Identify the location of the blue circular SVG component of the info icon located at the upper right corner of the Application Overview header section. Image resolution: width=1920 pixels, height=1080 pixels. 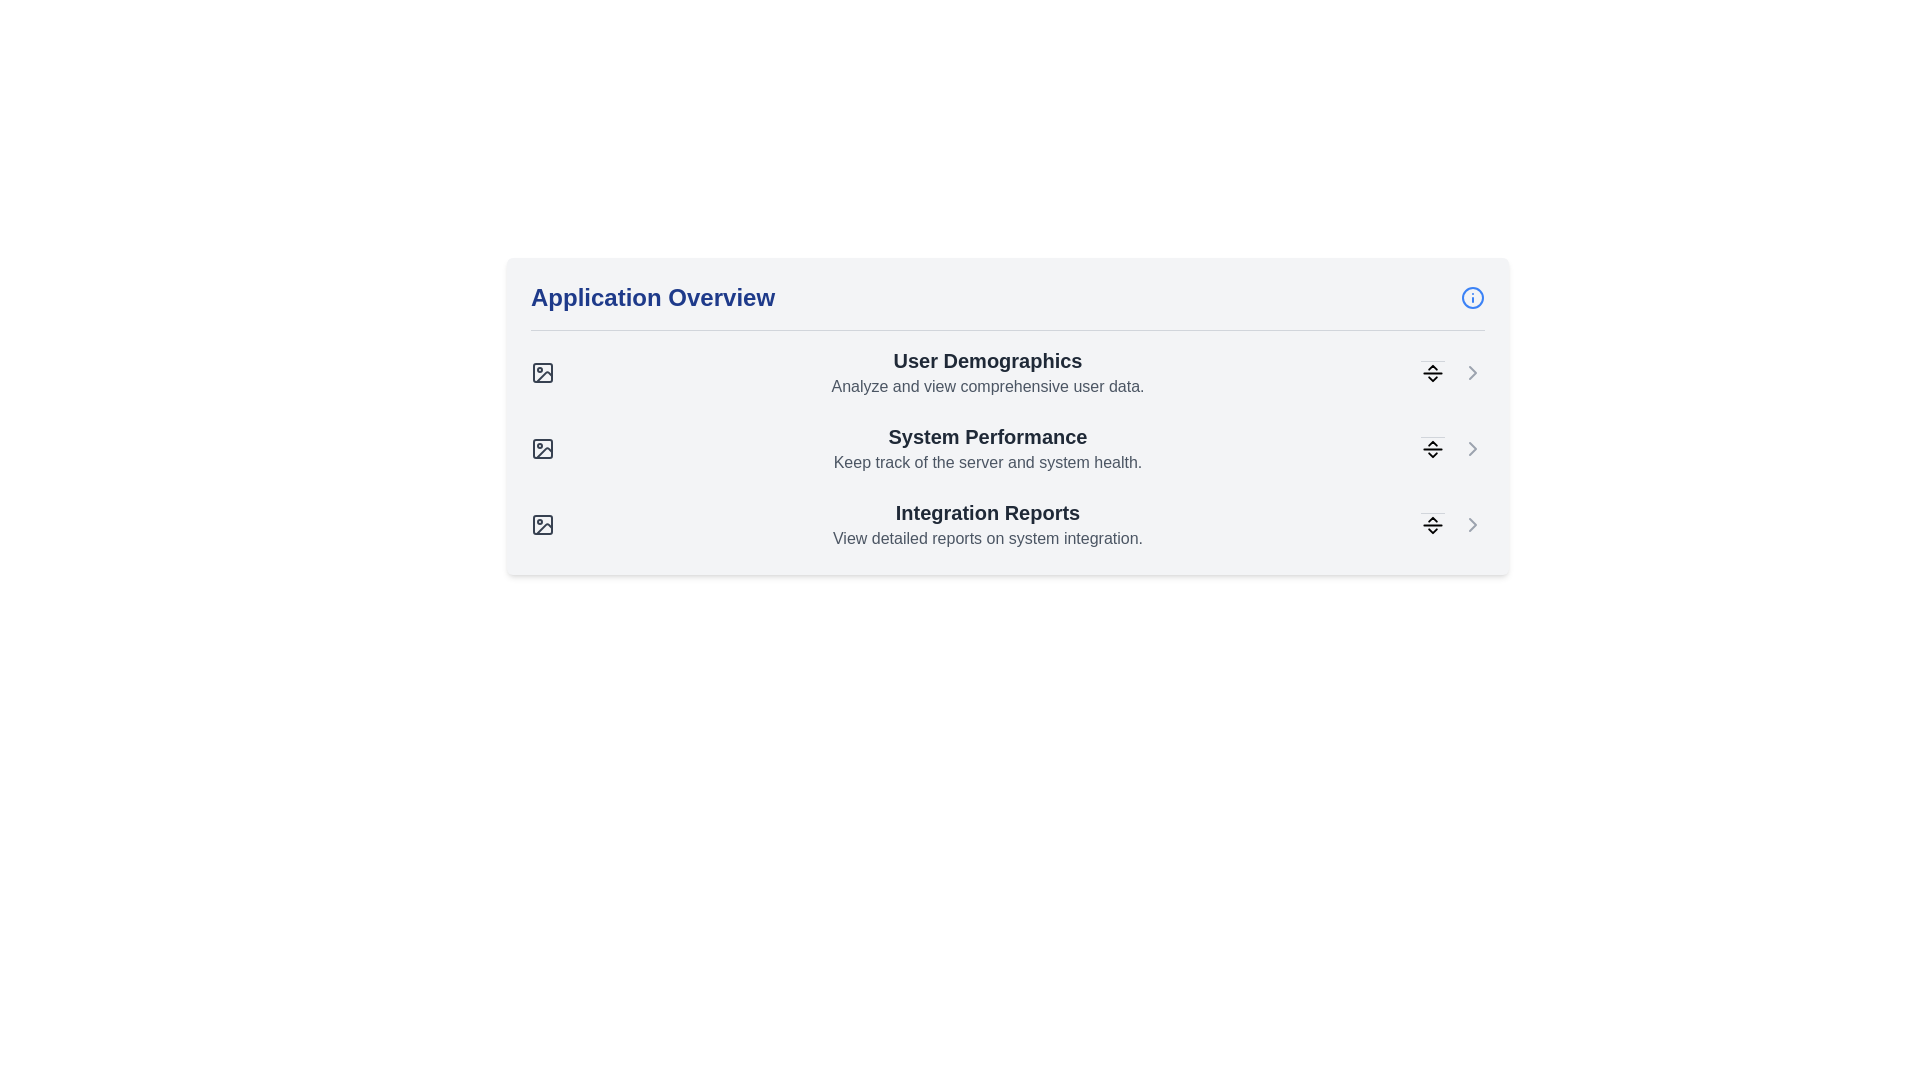
(1473, 297).